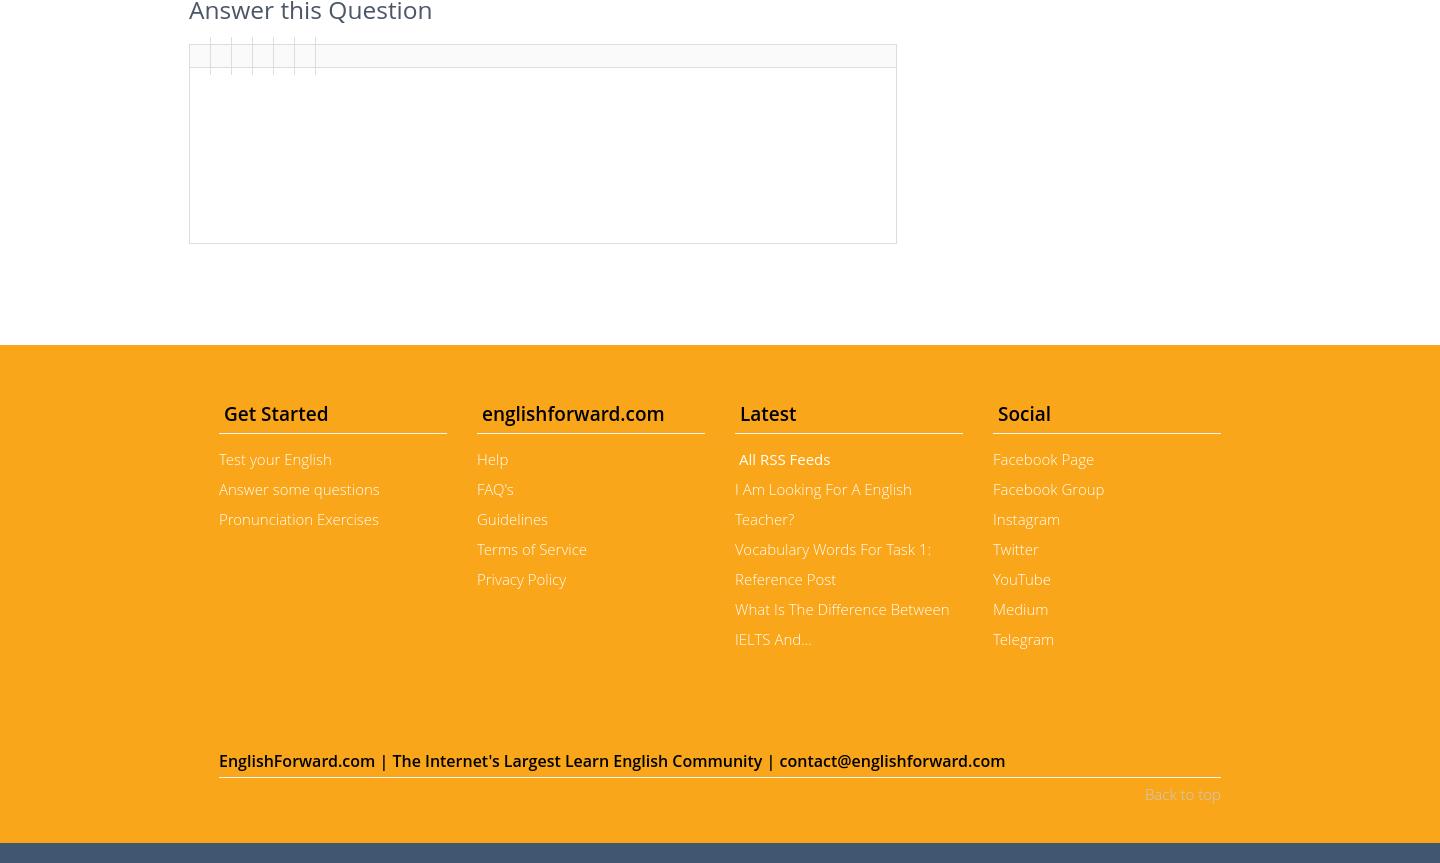  What do you see at coordinates (1023, 637) in the screenshot?
I see `'Telegram'` at bounding box center [1023, 637].